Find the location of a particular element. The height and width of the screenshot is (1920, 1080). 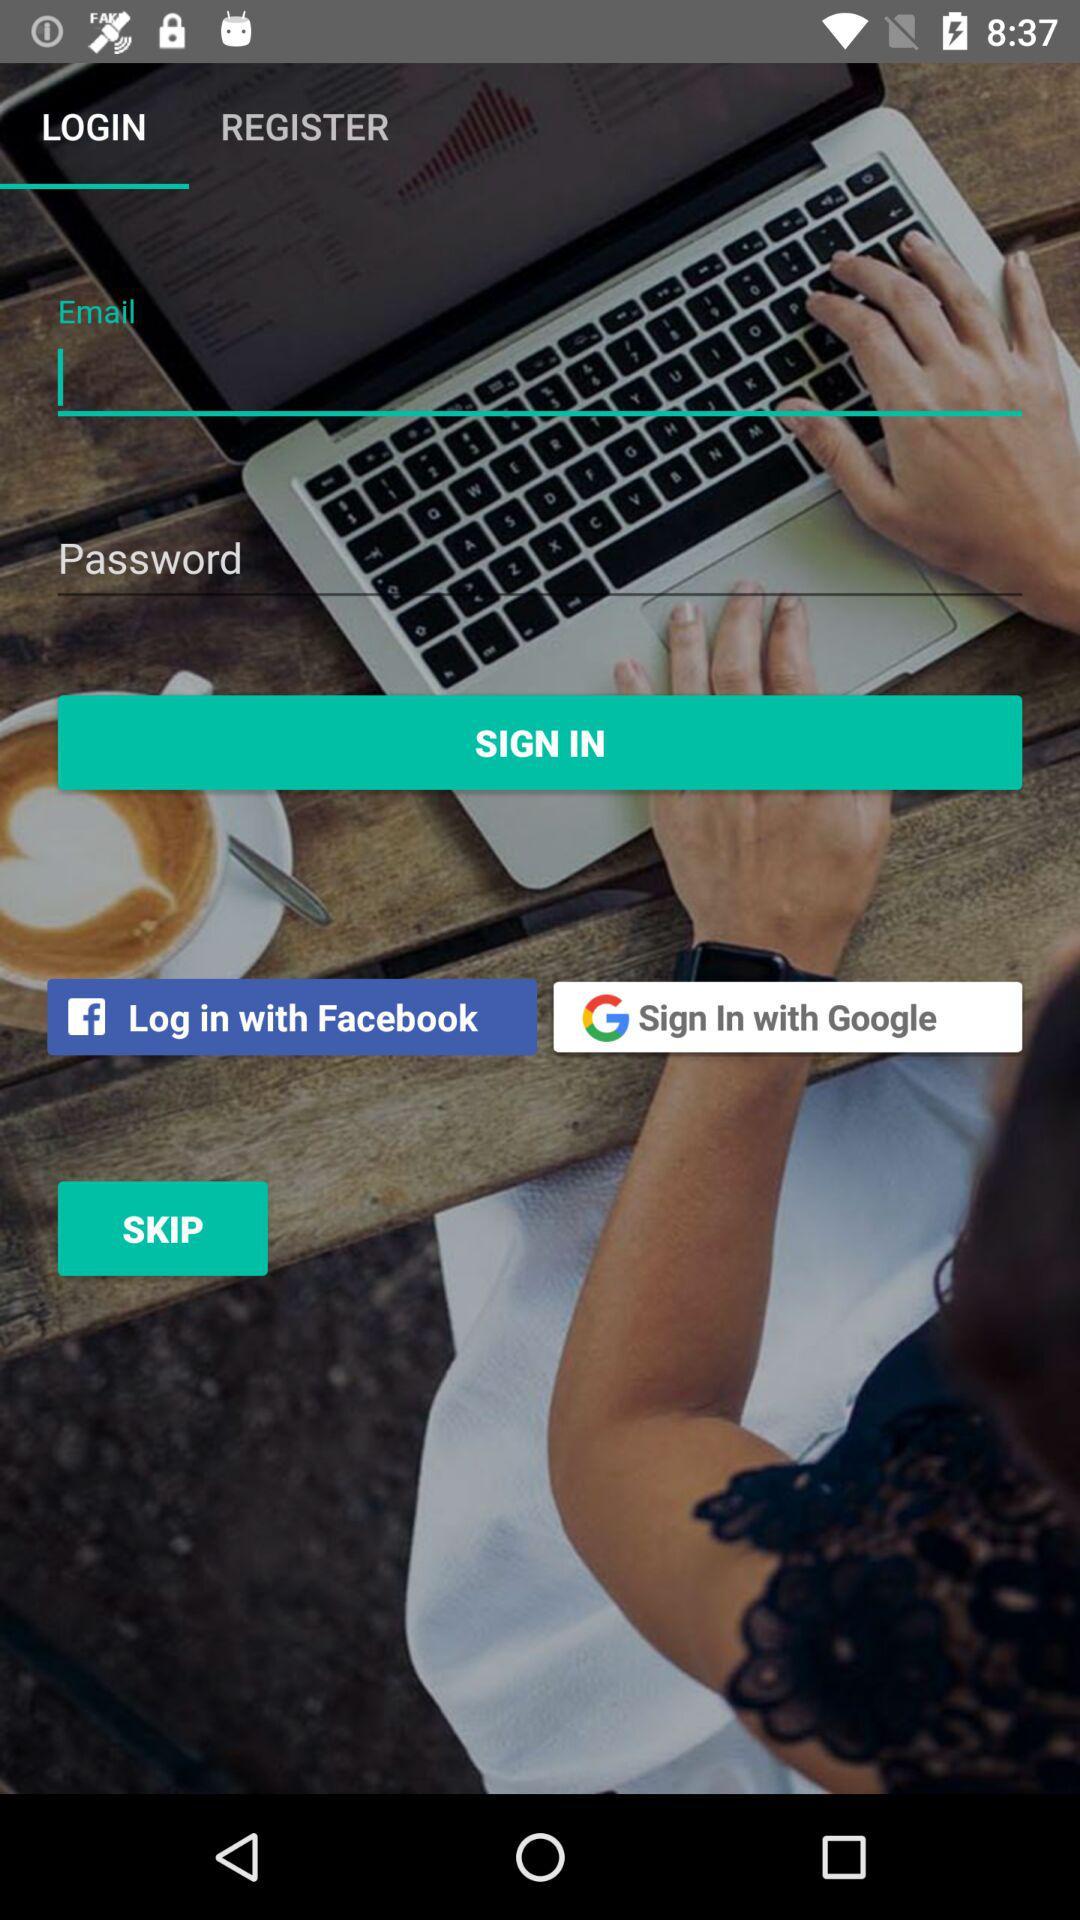

email address text box is located at coordinates (540, 378).